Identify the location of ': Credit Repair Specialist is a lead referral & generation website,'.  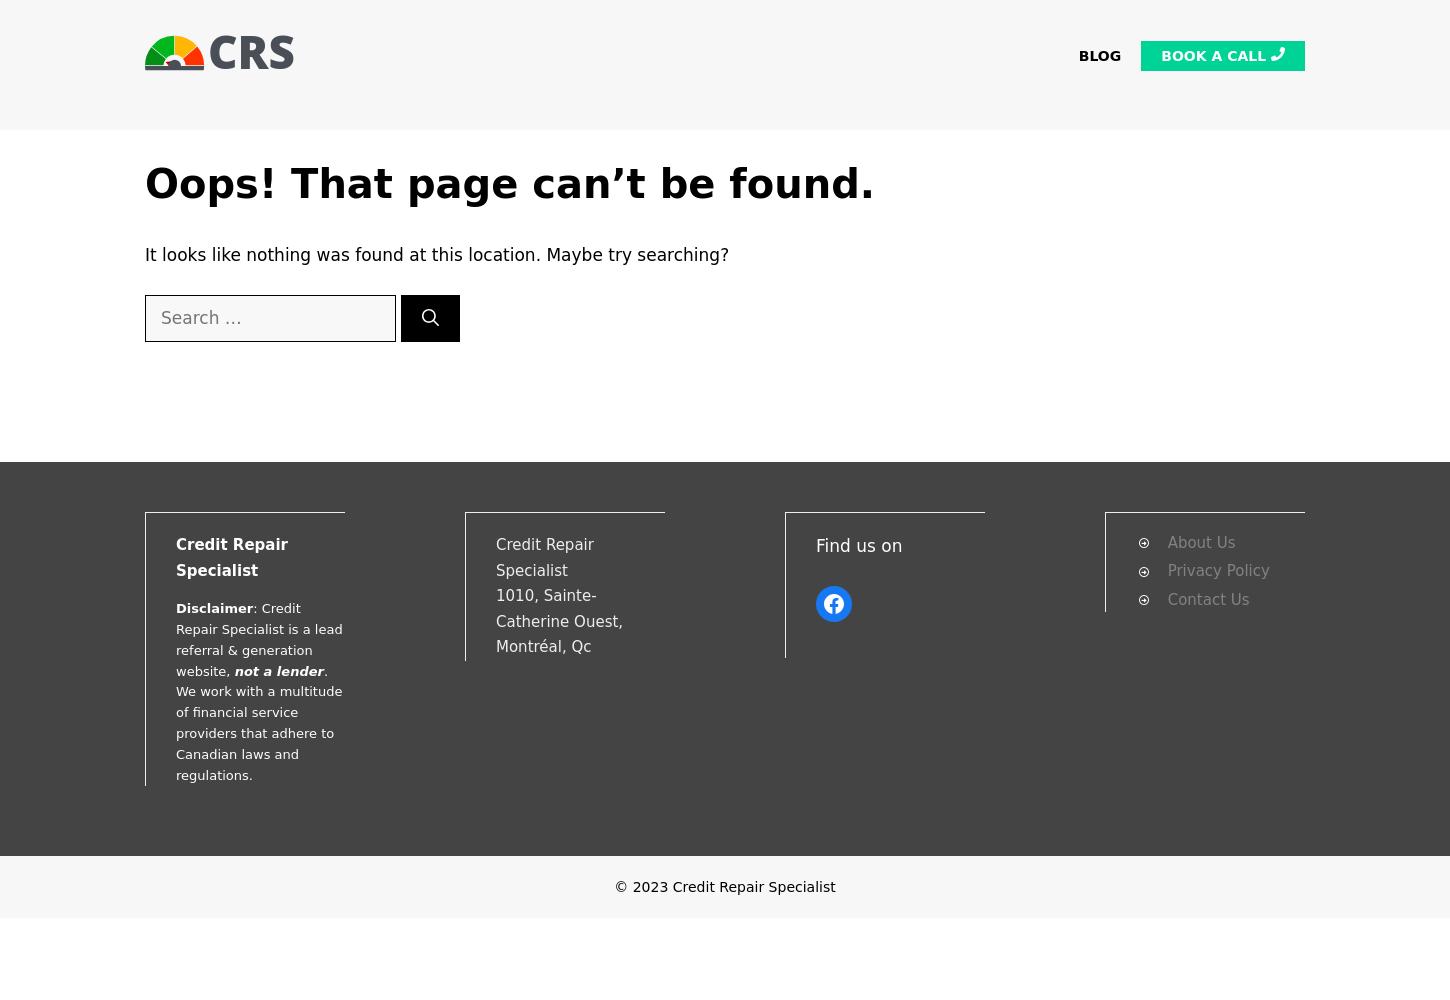
(258, 639).